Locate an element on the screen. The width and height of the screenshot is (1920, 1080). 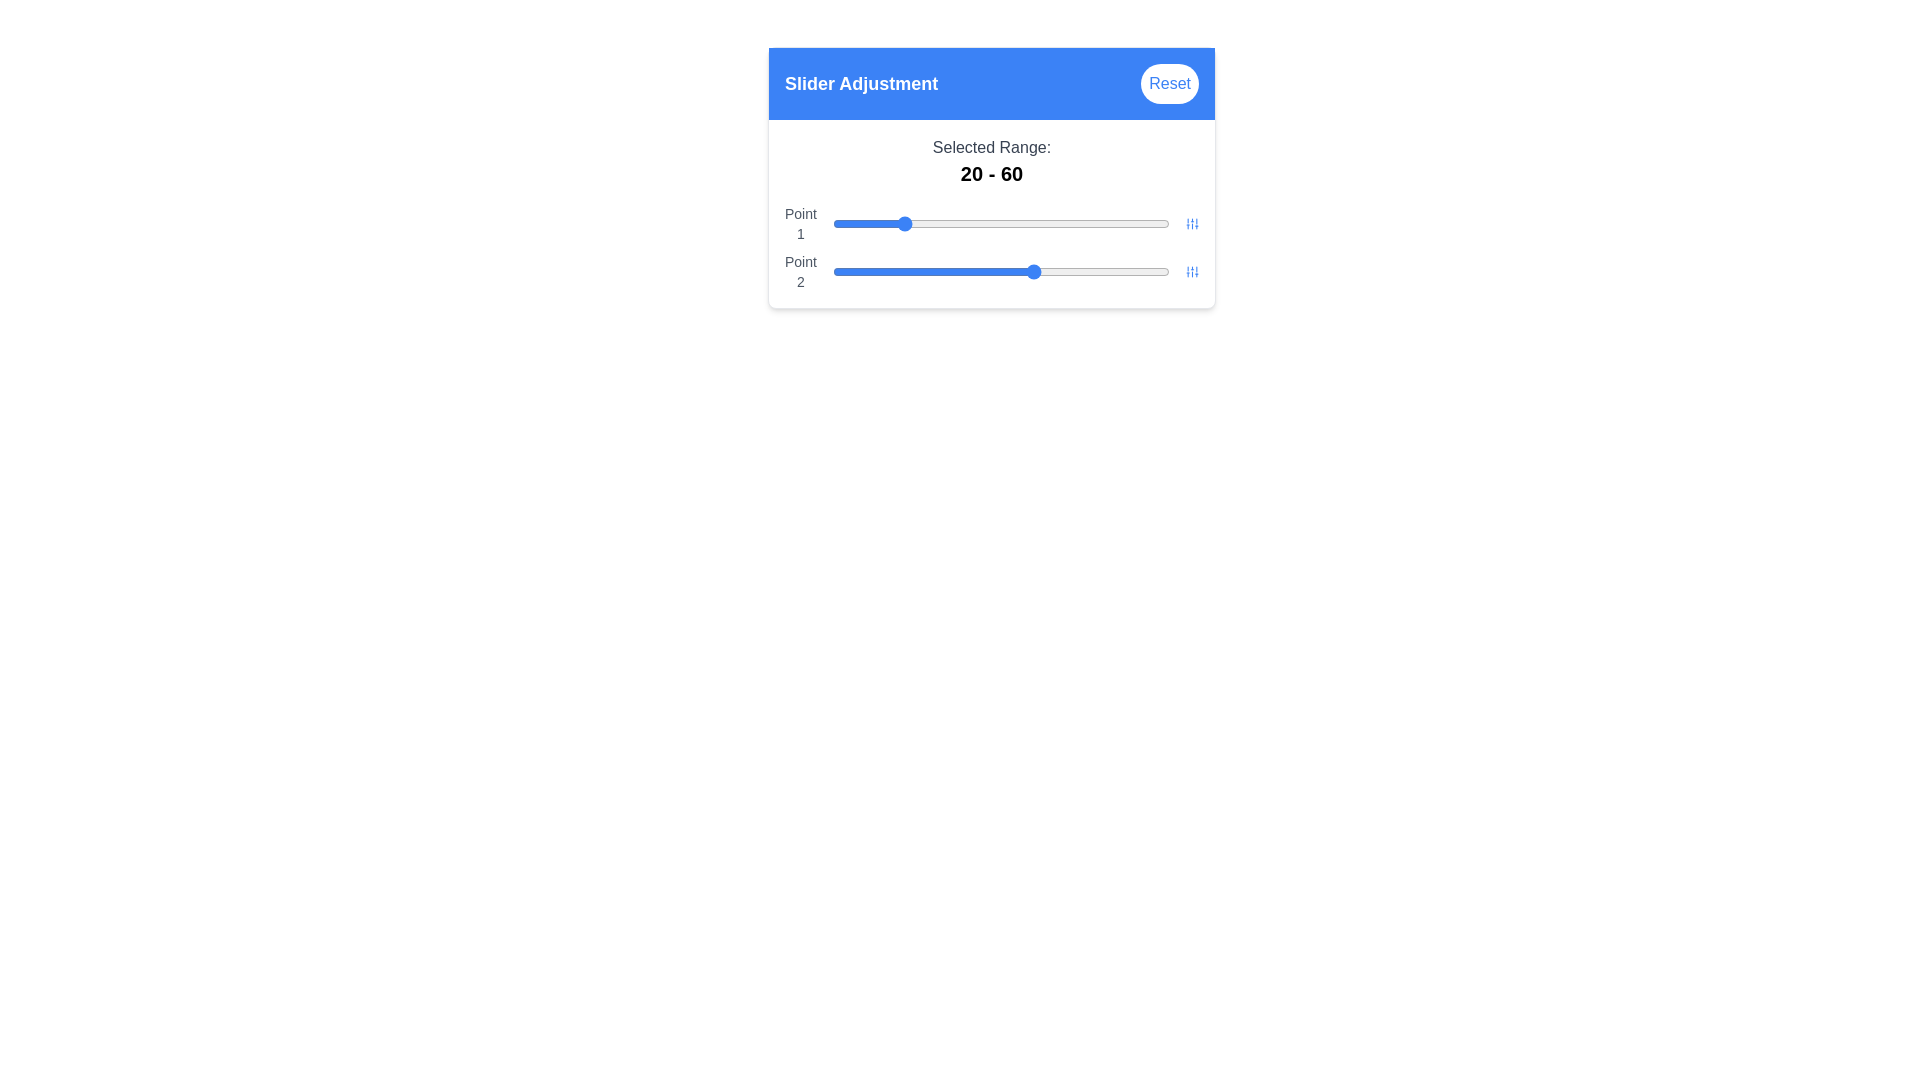
the slider is located at coordinates (896, 272).